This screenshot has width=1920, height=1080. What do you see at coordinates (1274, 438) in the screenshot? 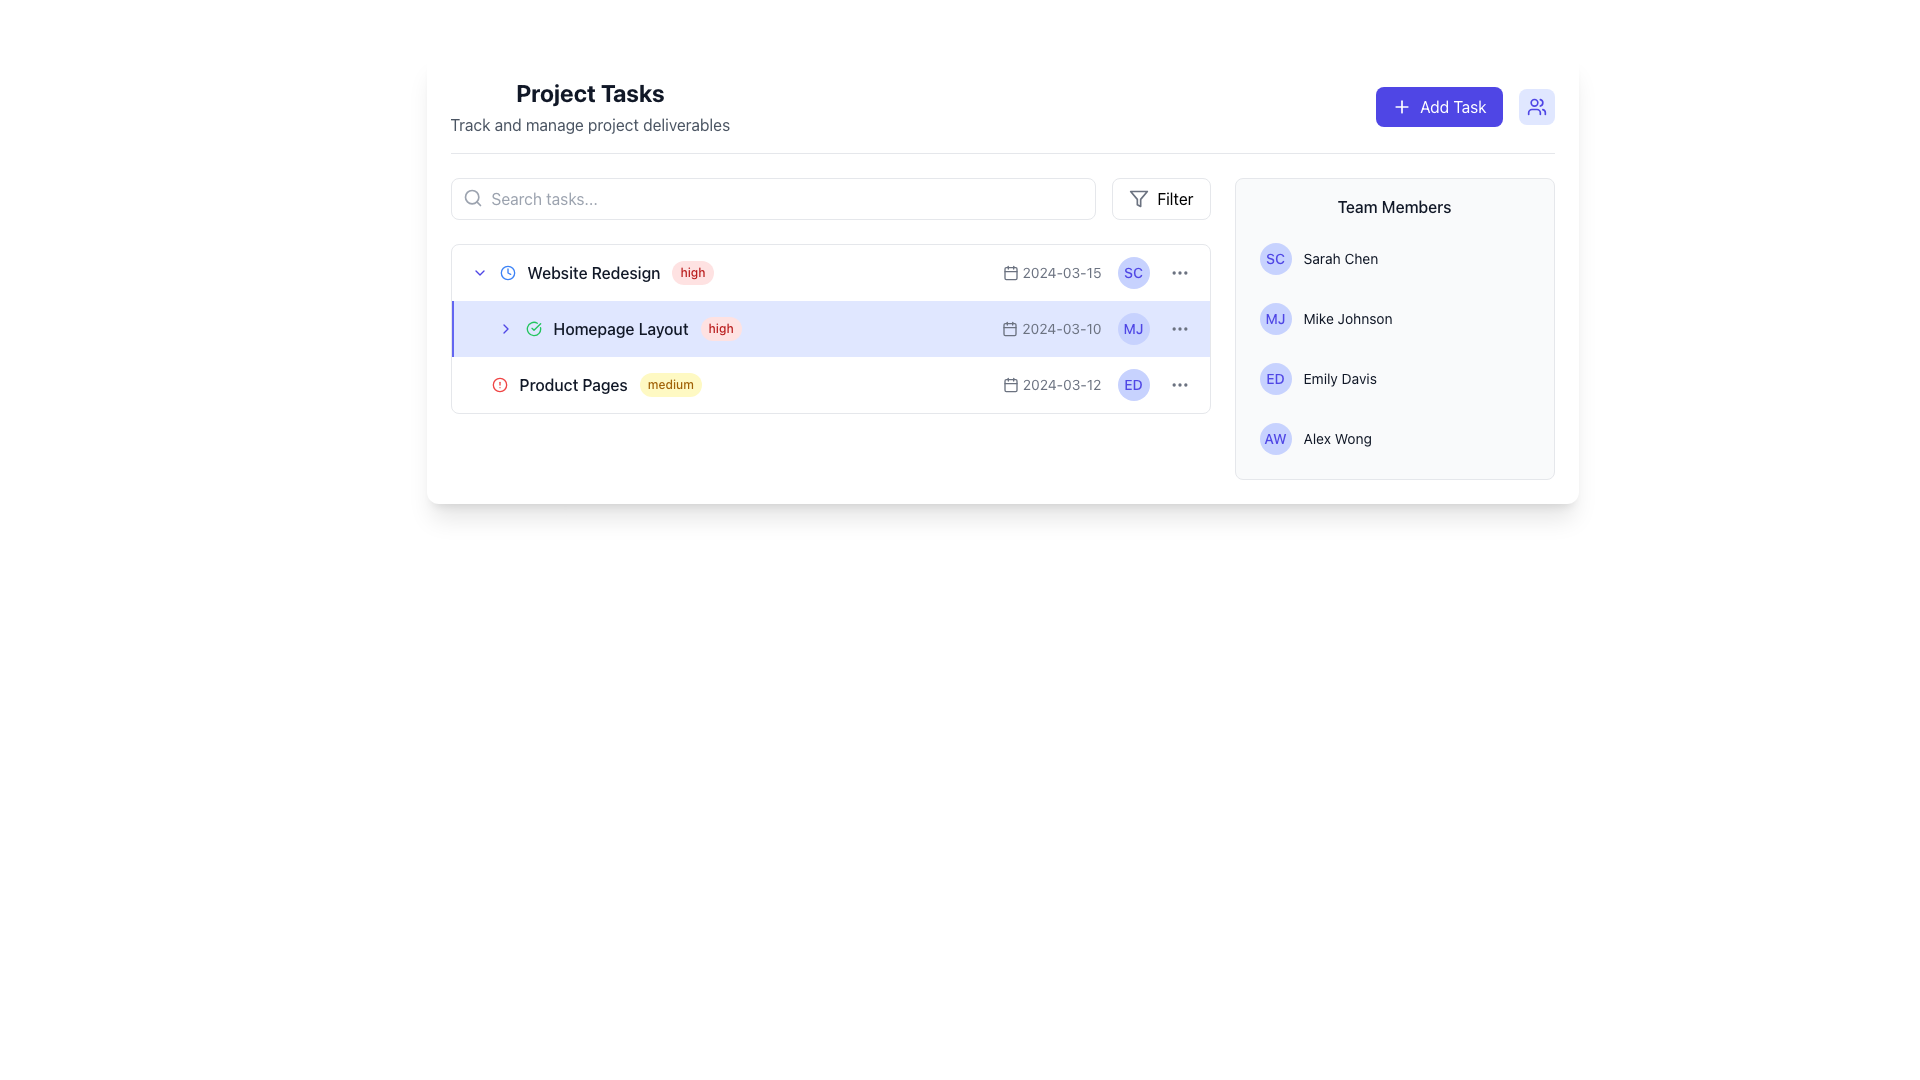
I see `the small circular avatar icon with a light indigo background and dark indigo text 'AW', located in the 'Team Members' section, at the far right of the layout, just before the text 'Alex Wong'` at bounding box center [1274, 438].